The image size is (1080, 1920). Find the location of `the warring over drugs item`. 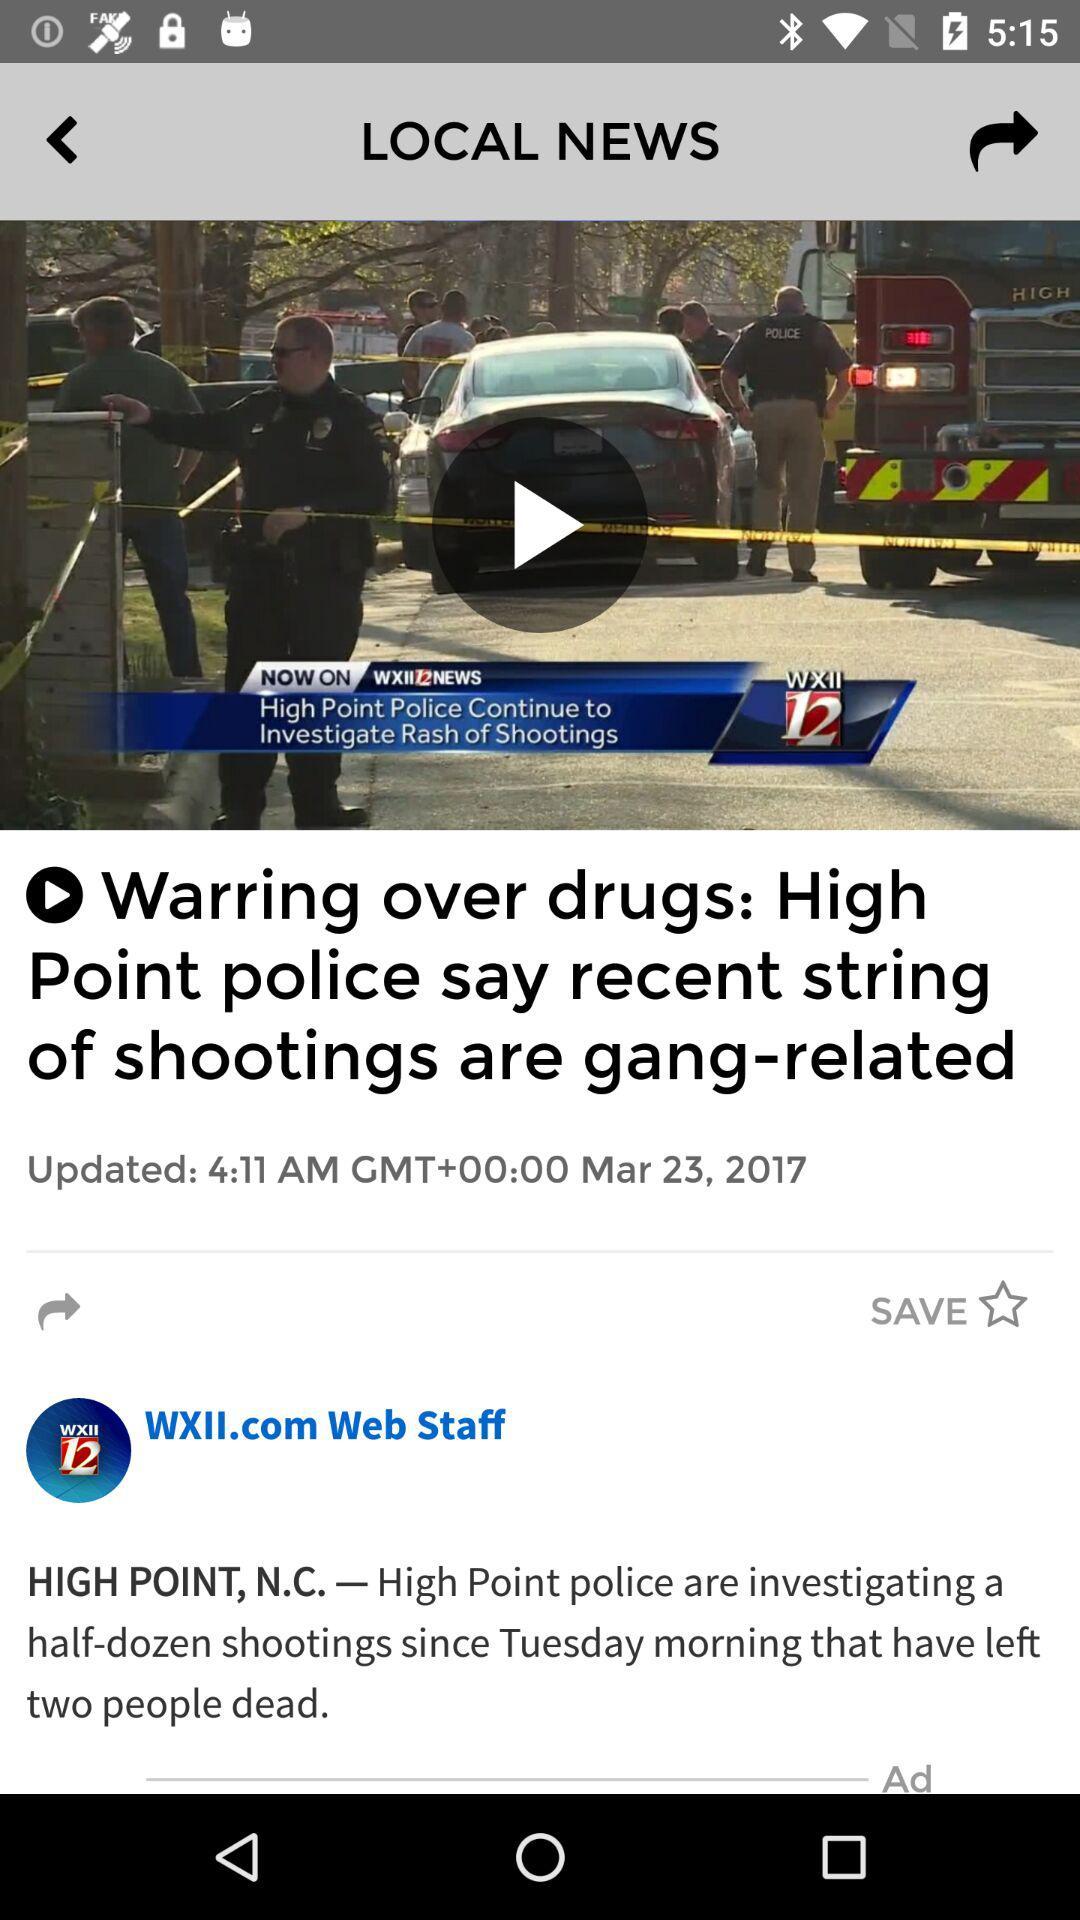

the warring over drugs item is located at coordinates (540, 976).